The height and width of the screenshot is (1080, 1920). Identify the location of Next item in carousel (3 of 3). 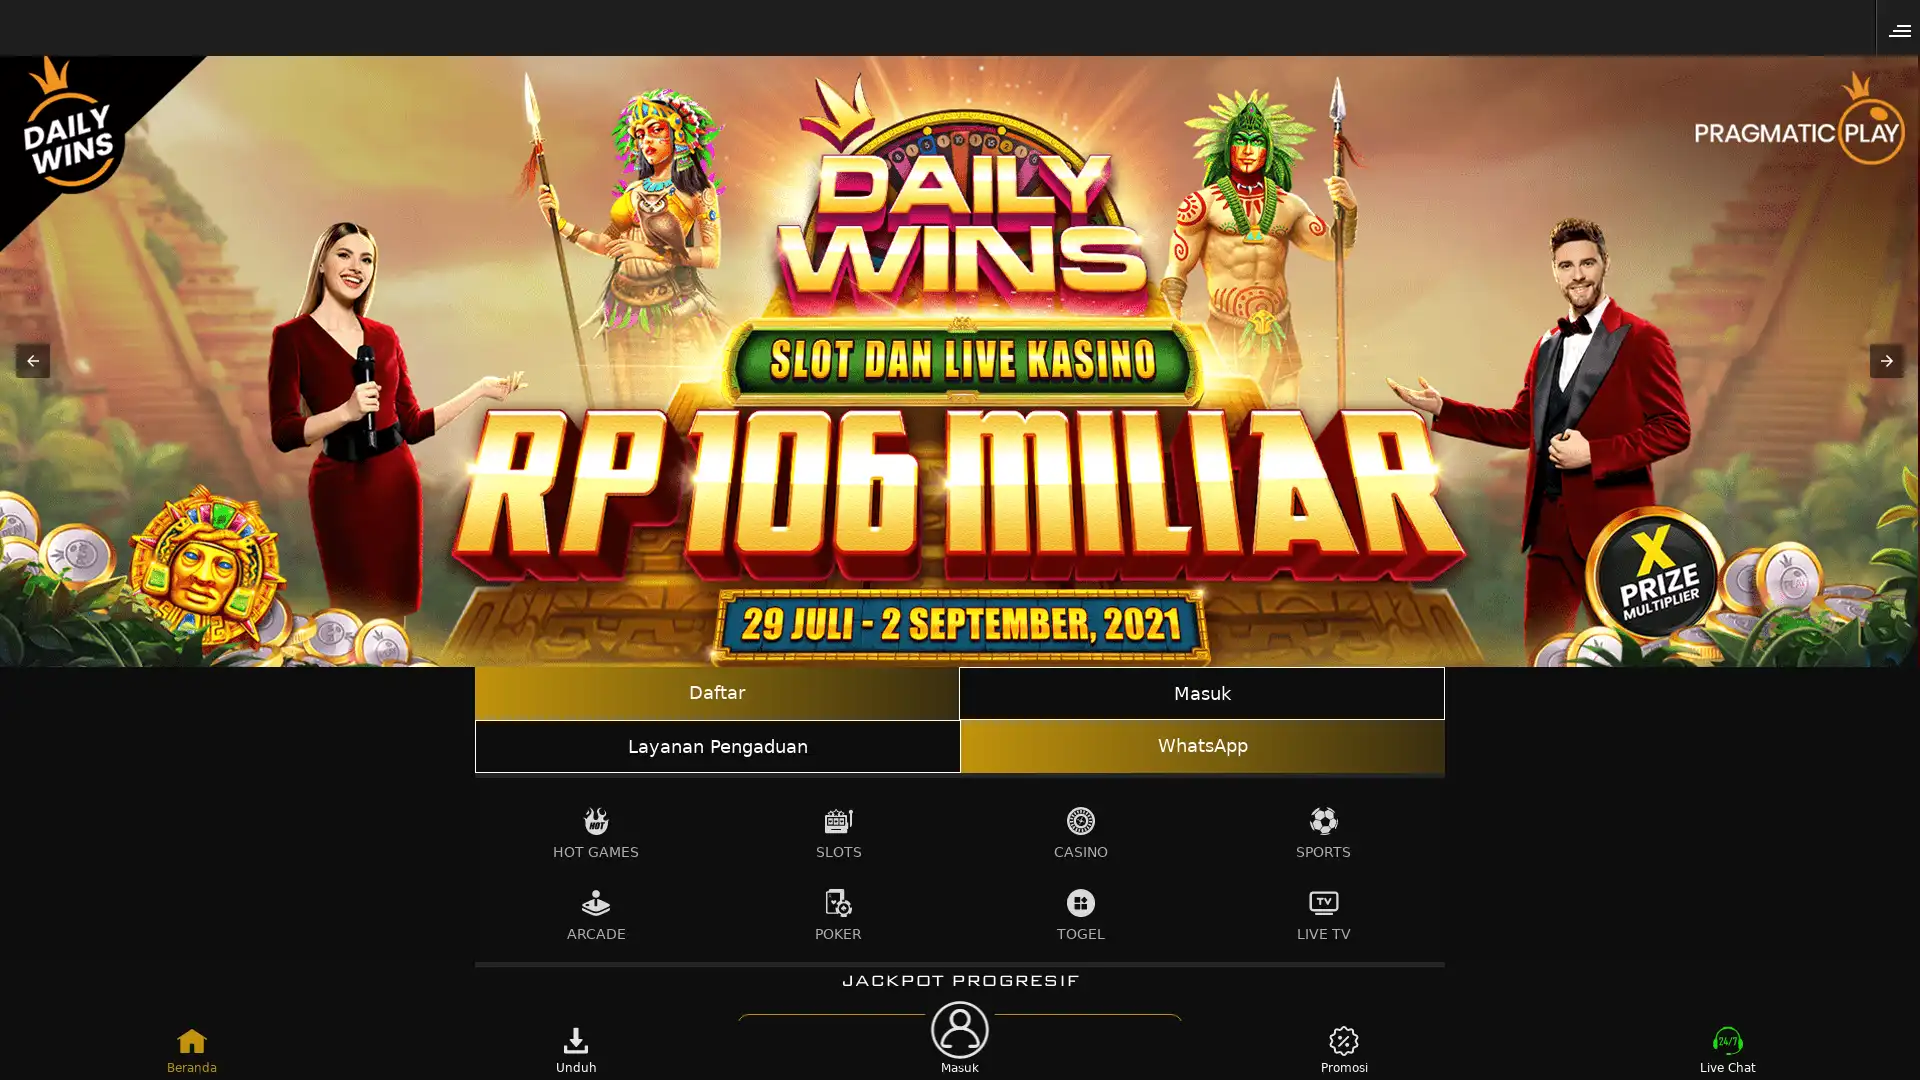
(1885, 358).